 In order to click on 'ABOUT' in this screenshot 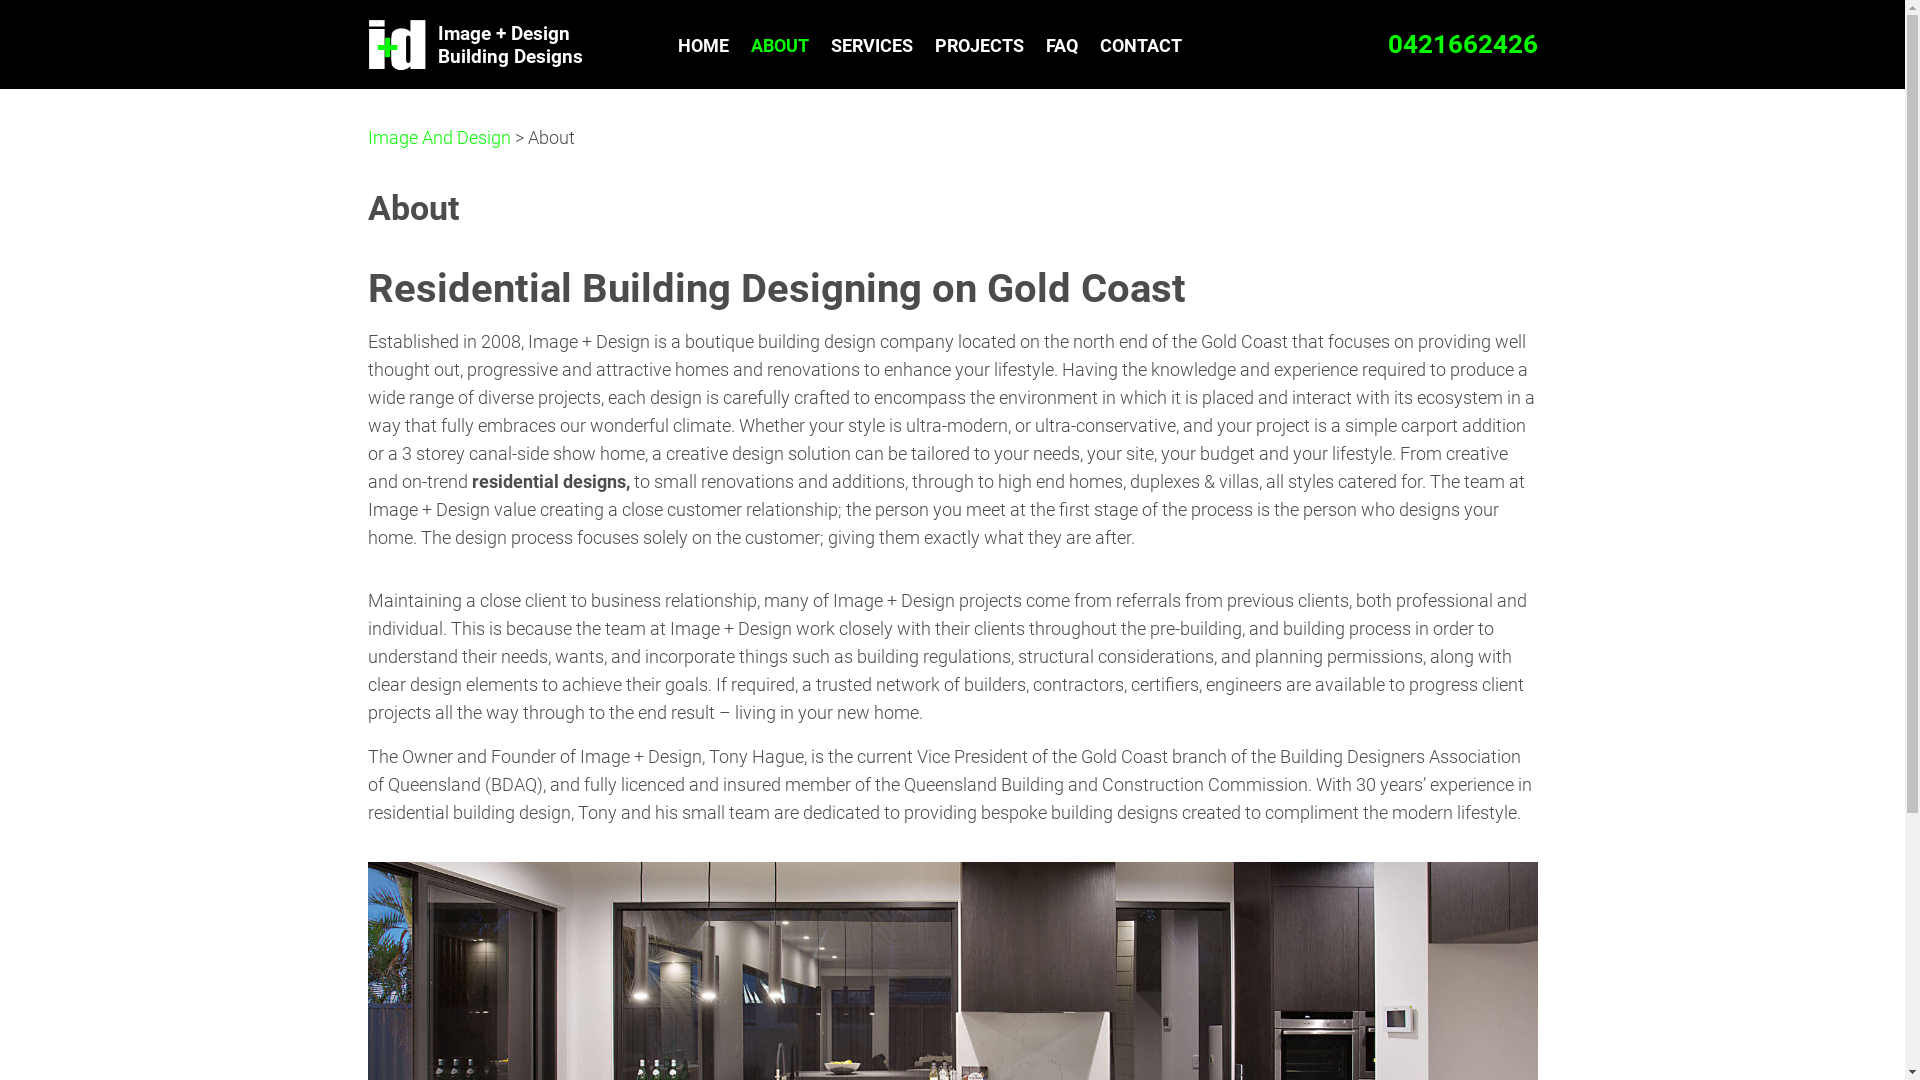, I will do `click(738, 45)`.